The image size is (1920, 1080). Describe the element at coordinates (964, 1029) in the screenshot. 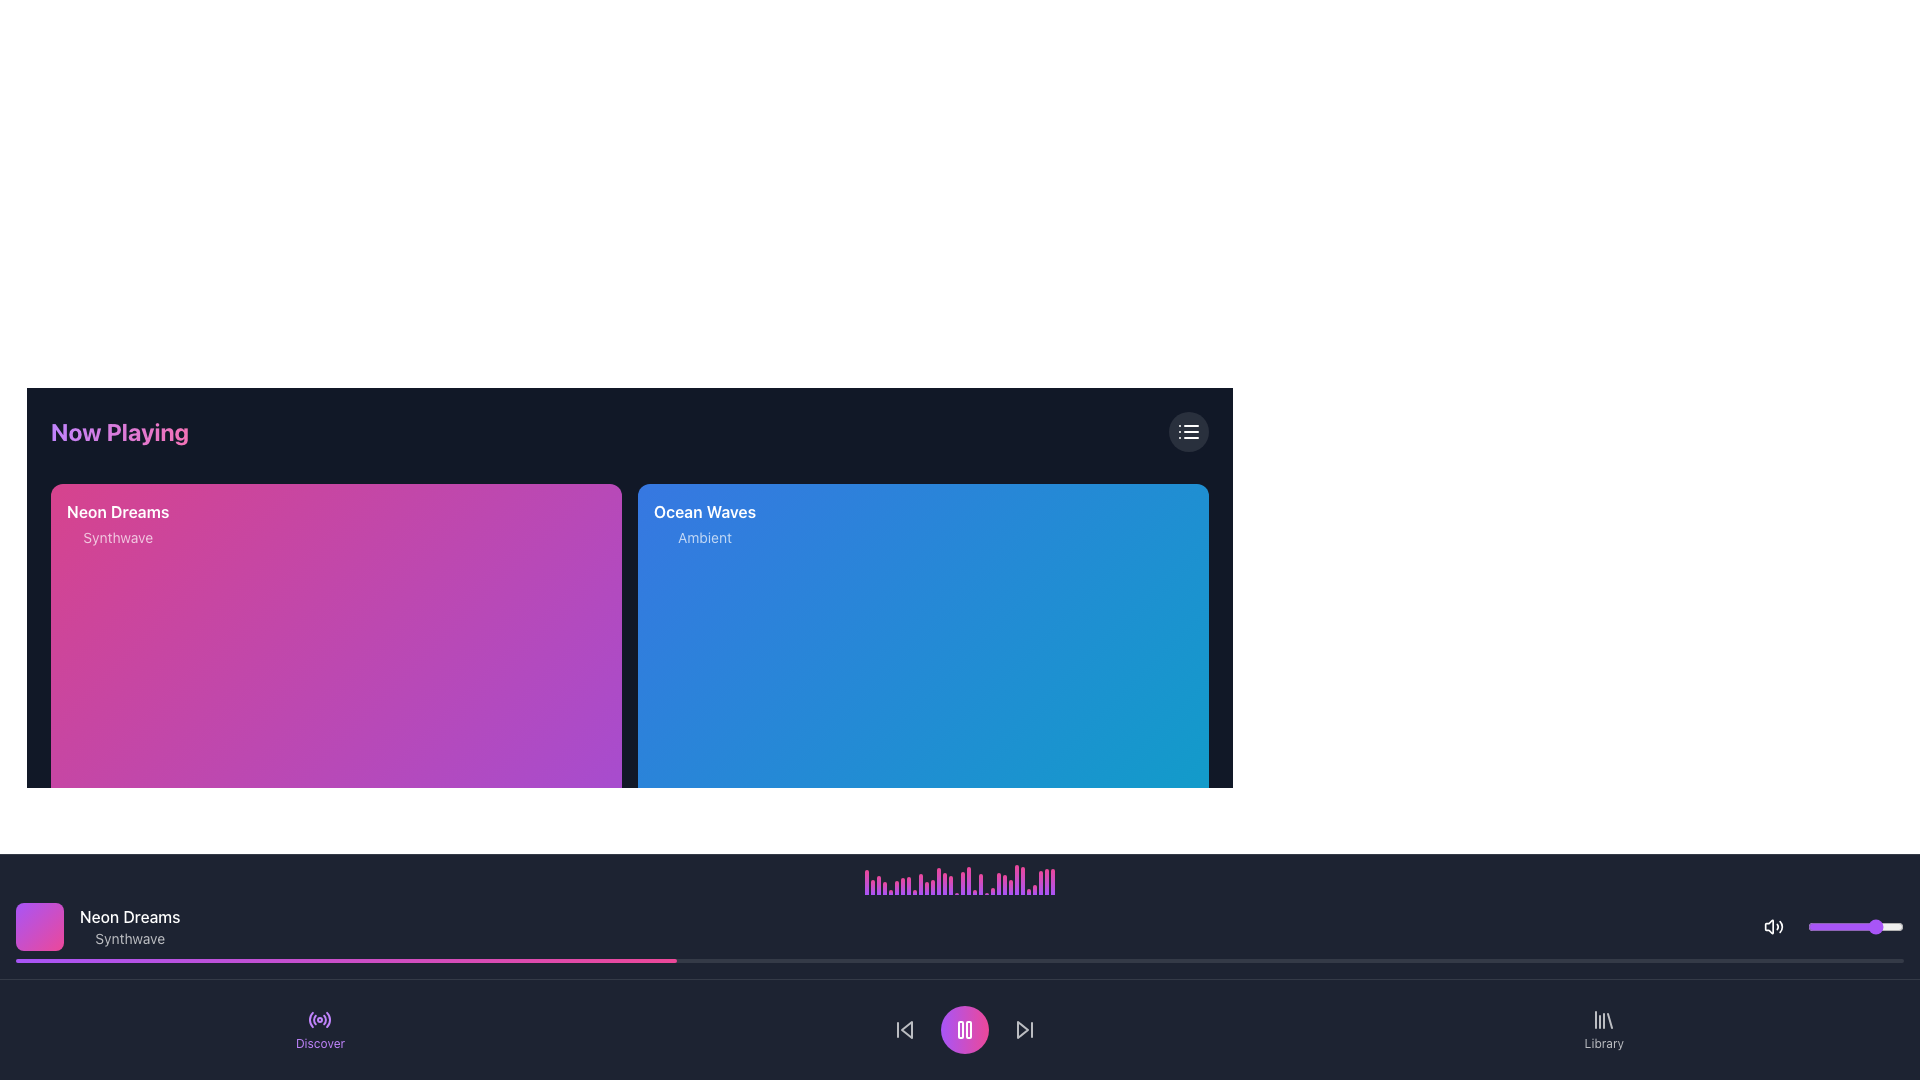

I see `the circular button with a gradient background and a white pause icon` at that location.